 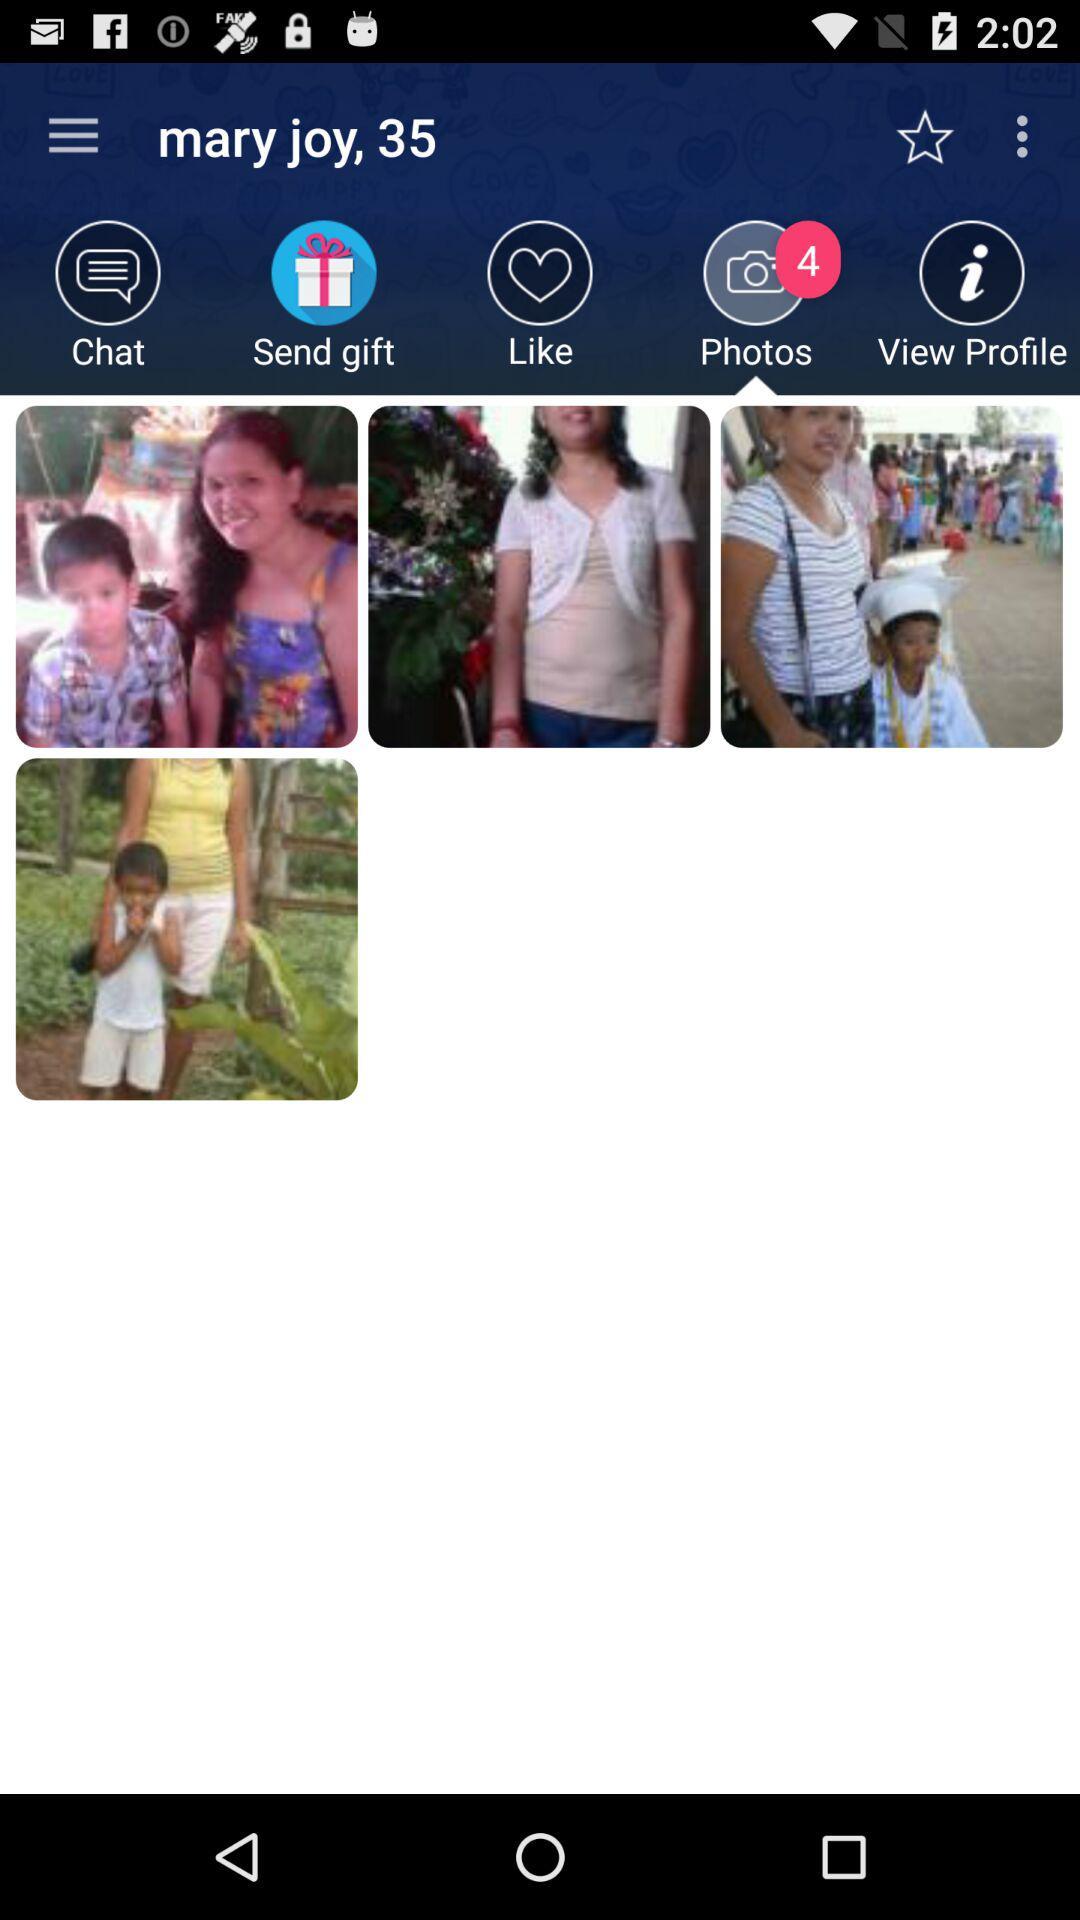 I want to click on the icon to the right of photos icon, so click(x=971, y=306).